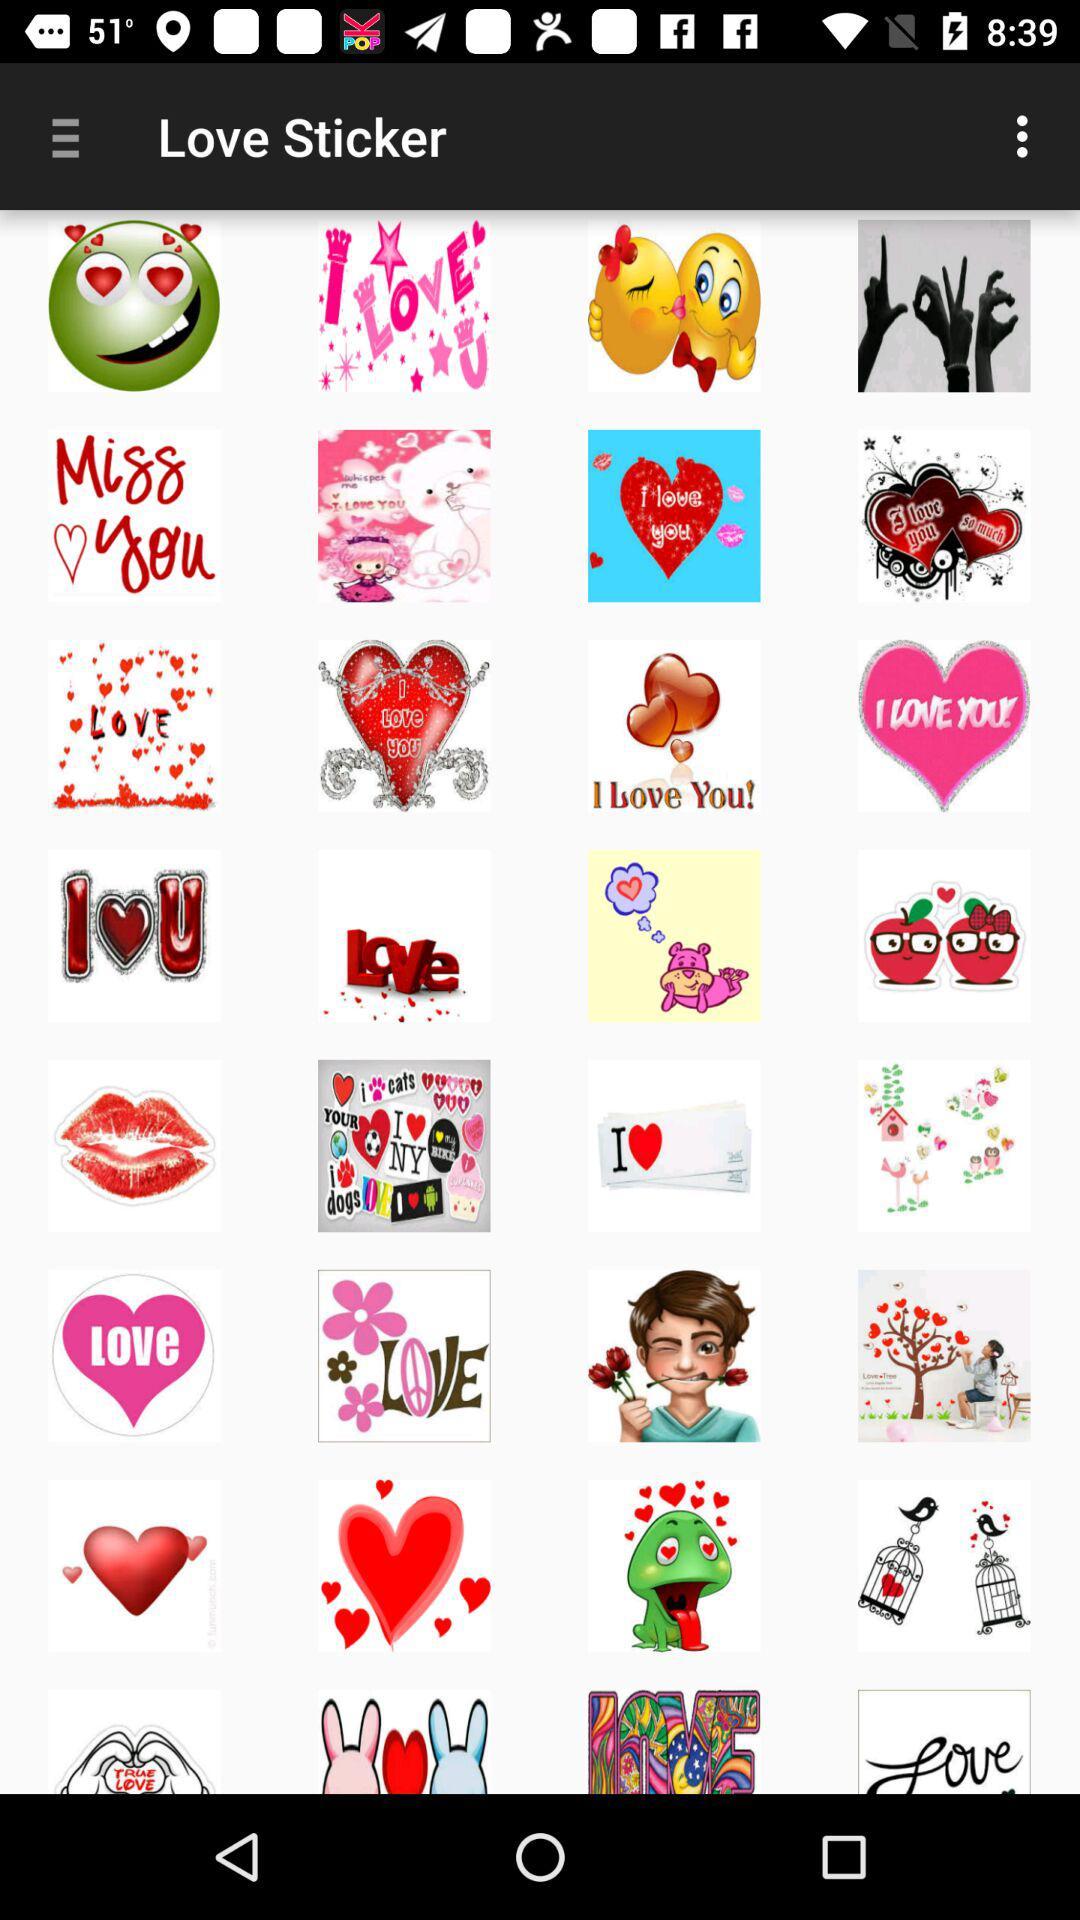 The image size is (1080, 1920). What do you see at coordinates (72, 135) in the screenshot?
I see `app next to the love sticker item` at bounding box center [72, 135].